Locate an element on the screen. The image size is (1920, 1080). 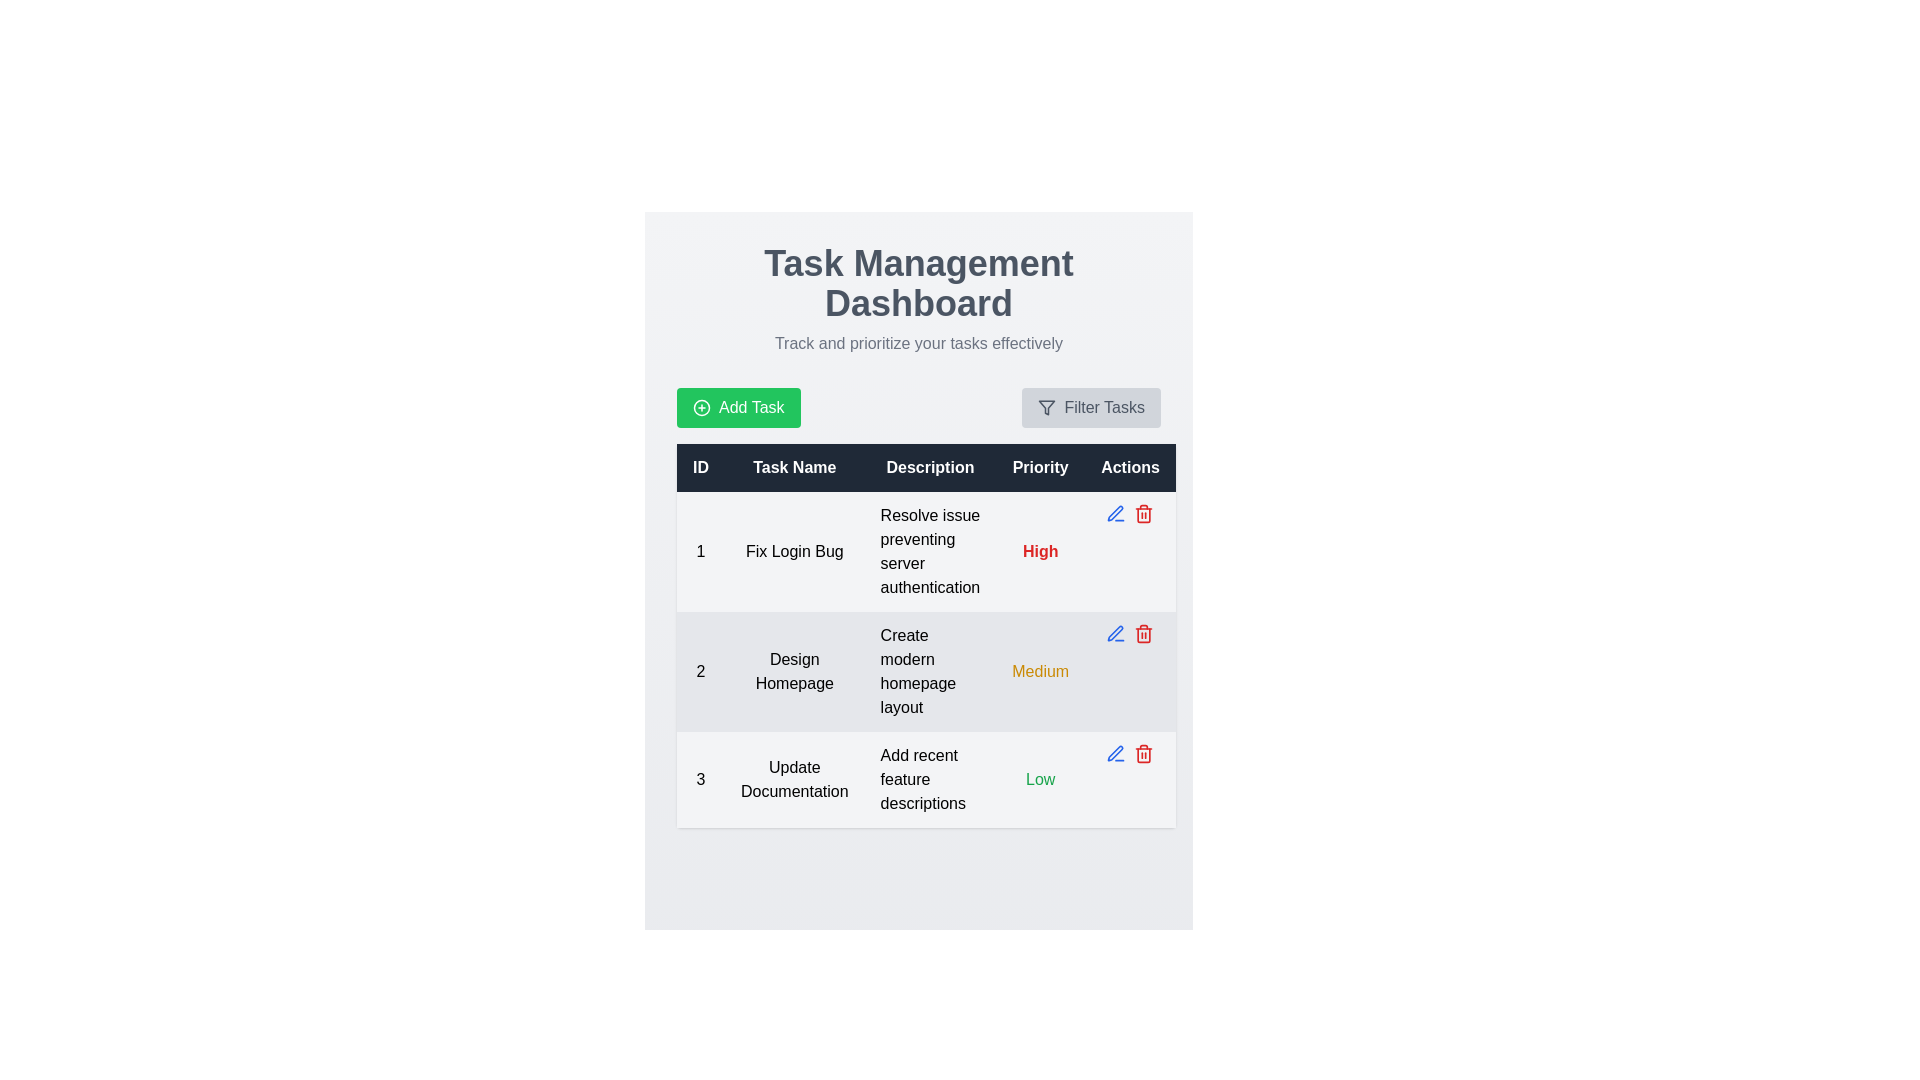
the third column header label in the table that indicates the content type for the respective column below it, centrally aligned and located in the header row is located at coordinates (929, 467).